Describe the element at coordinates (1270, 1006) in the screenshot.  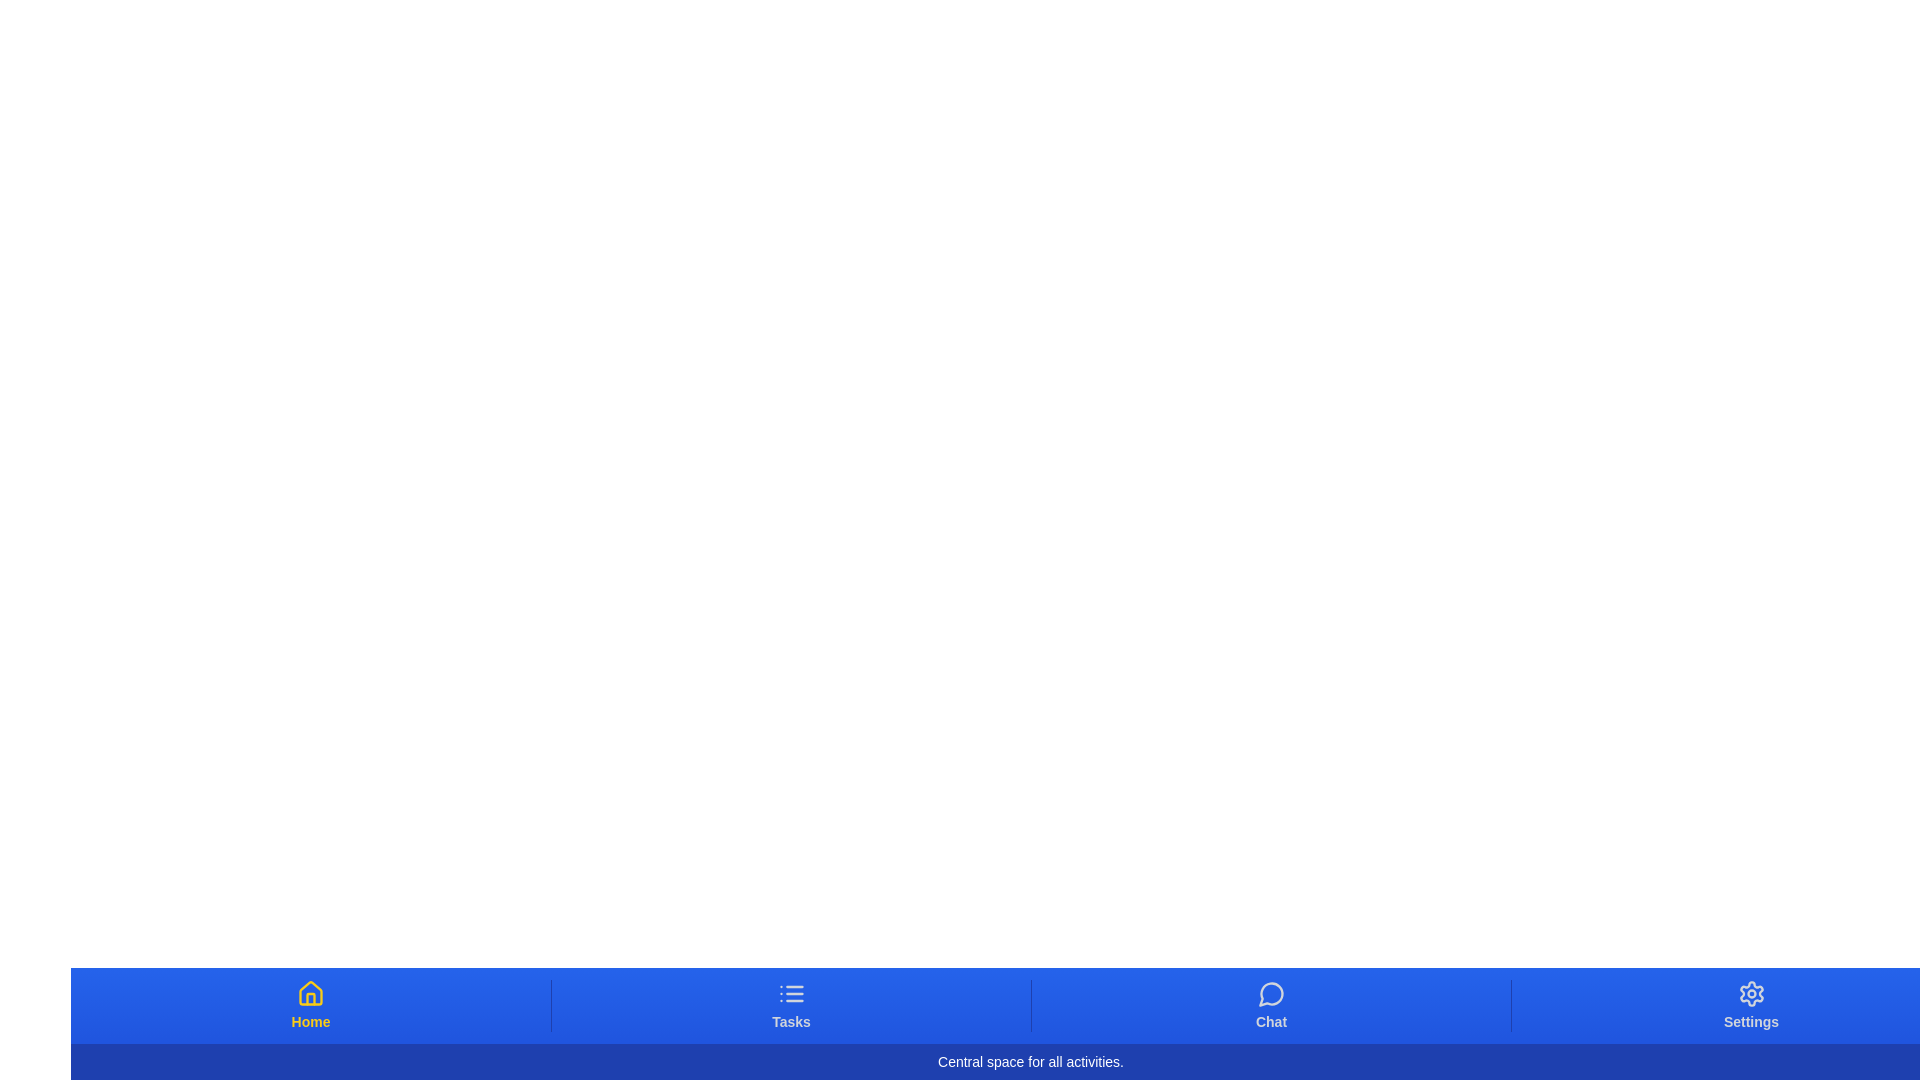
I see `the Chat tab button to switch to the corresponding tab` at that location.